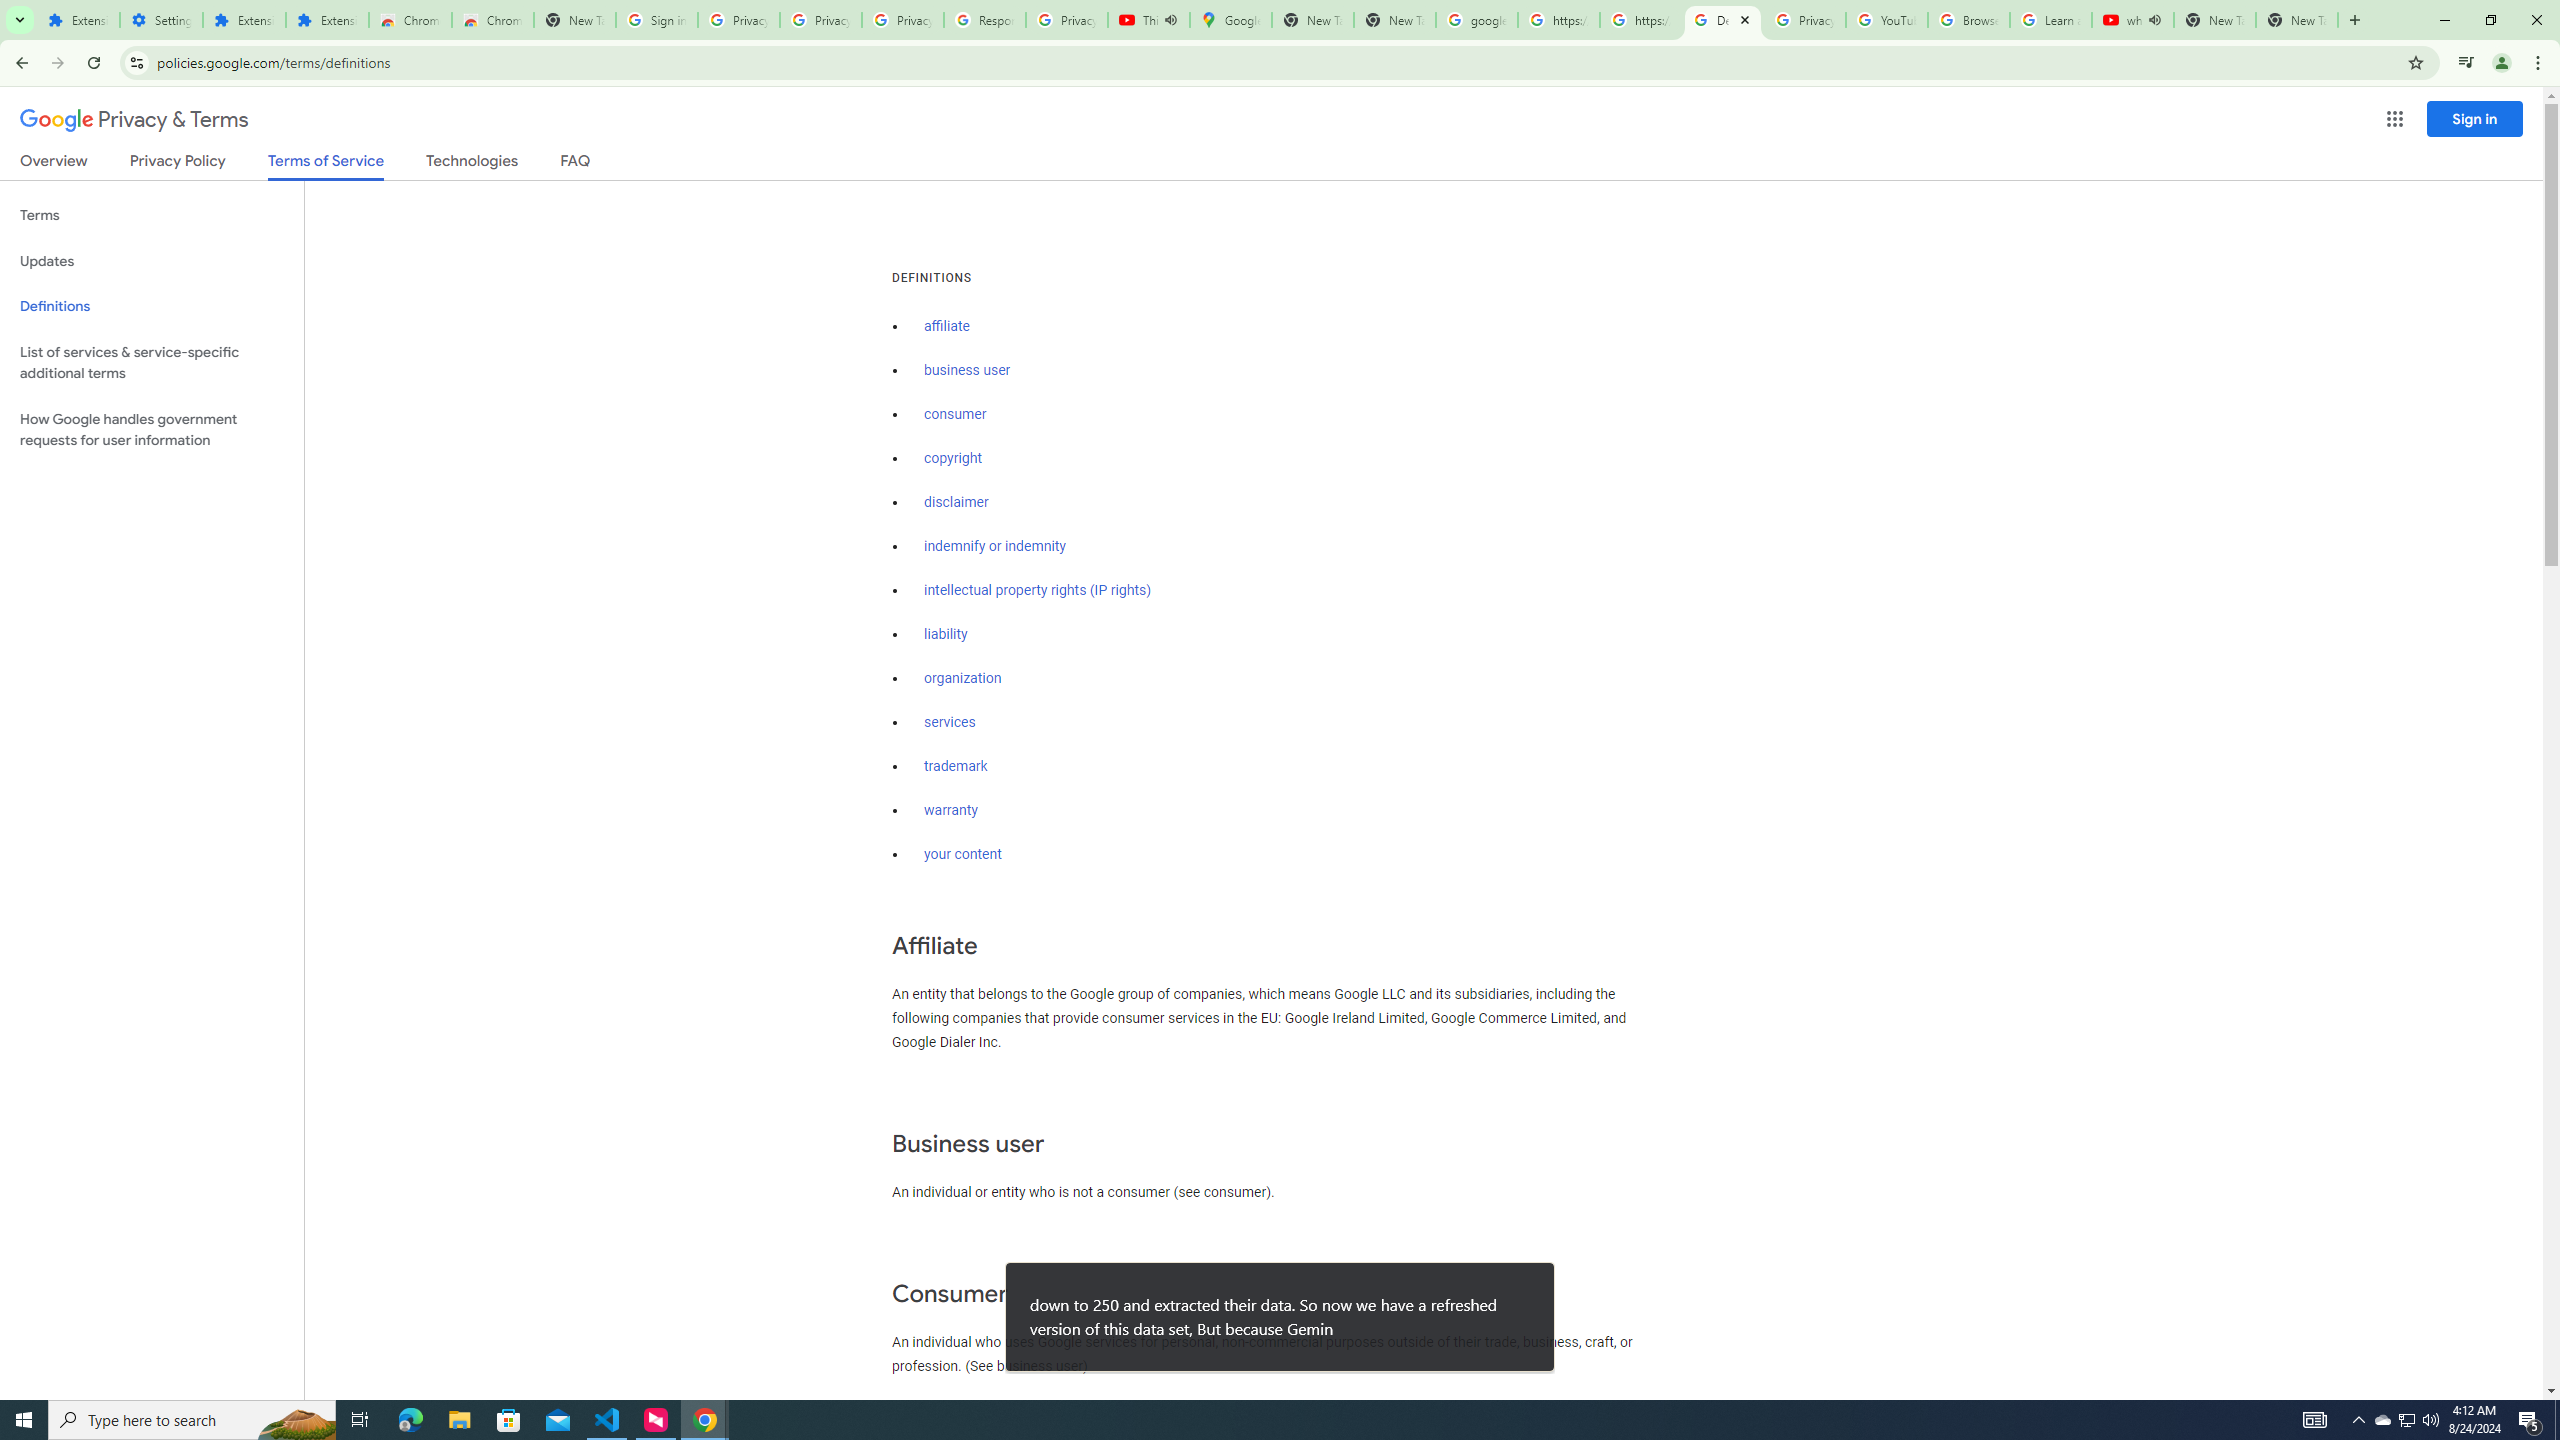 The image size is (2560, 1440). Describe the element at coordinates (1968, 19) in the screenshot. I see `'Browse Chrome as a guest - Computer - Google Chrome Help'` at that location.